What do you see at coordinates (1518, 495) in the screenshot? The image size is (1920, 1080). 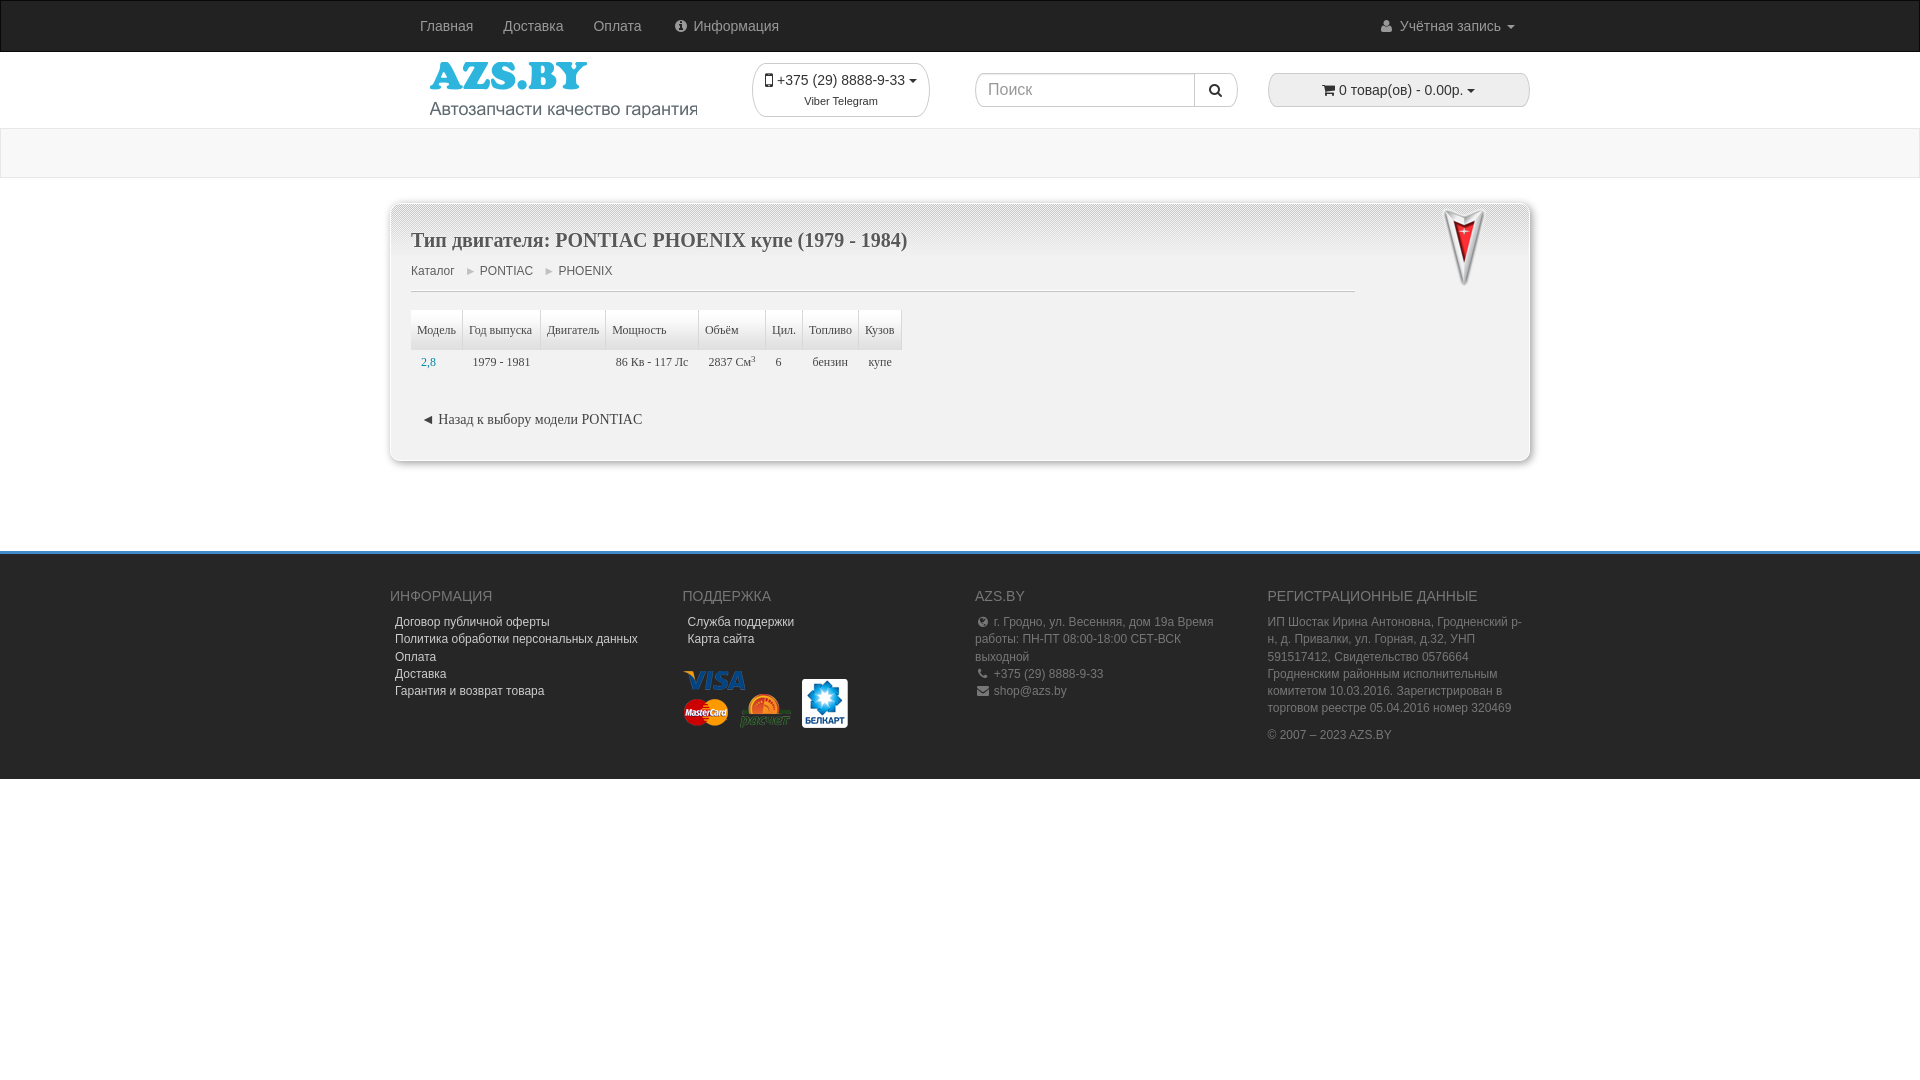 I see `' '` at bounding box center [1518, 495].